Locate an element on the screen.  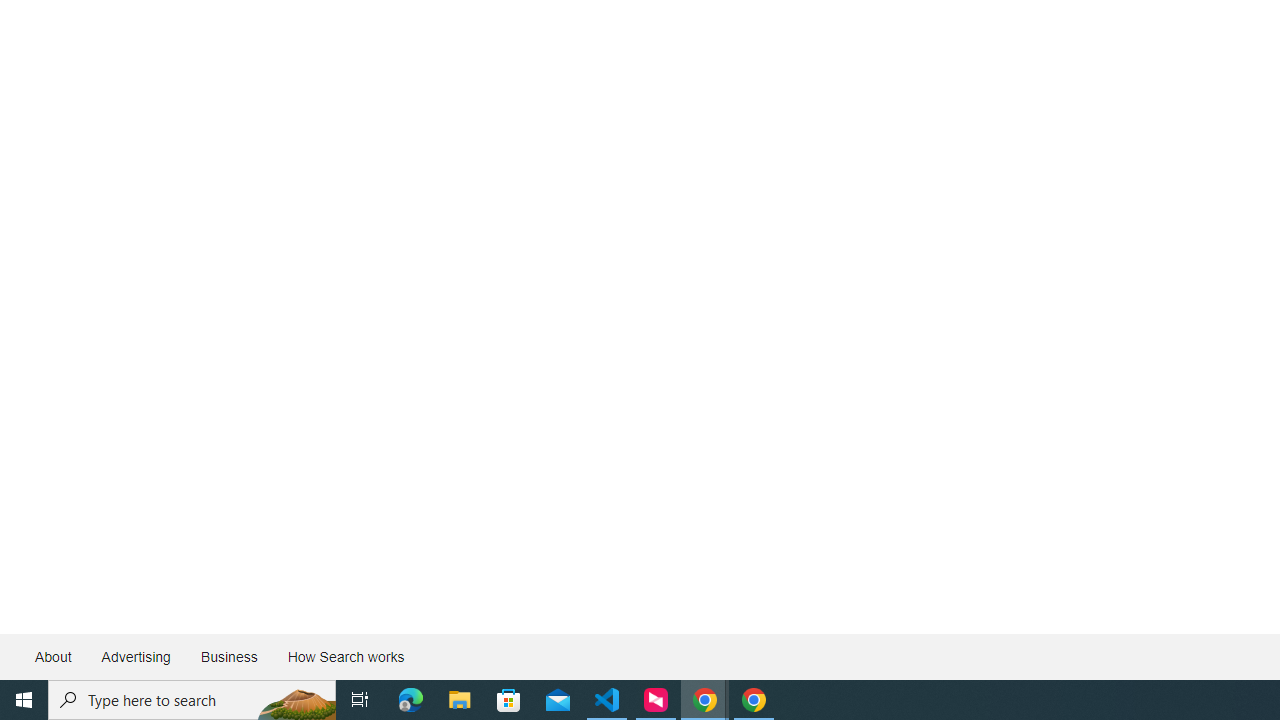
'How Search works' is located at coordinates (345, 657).